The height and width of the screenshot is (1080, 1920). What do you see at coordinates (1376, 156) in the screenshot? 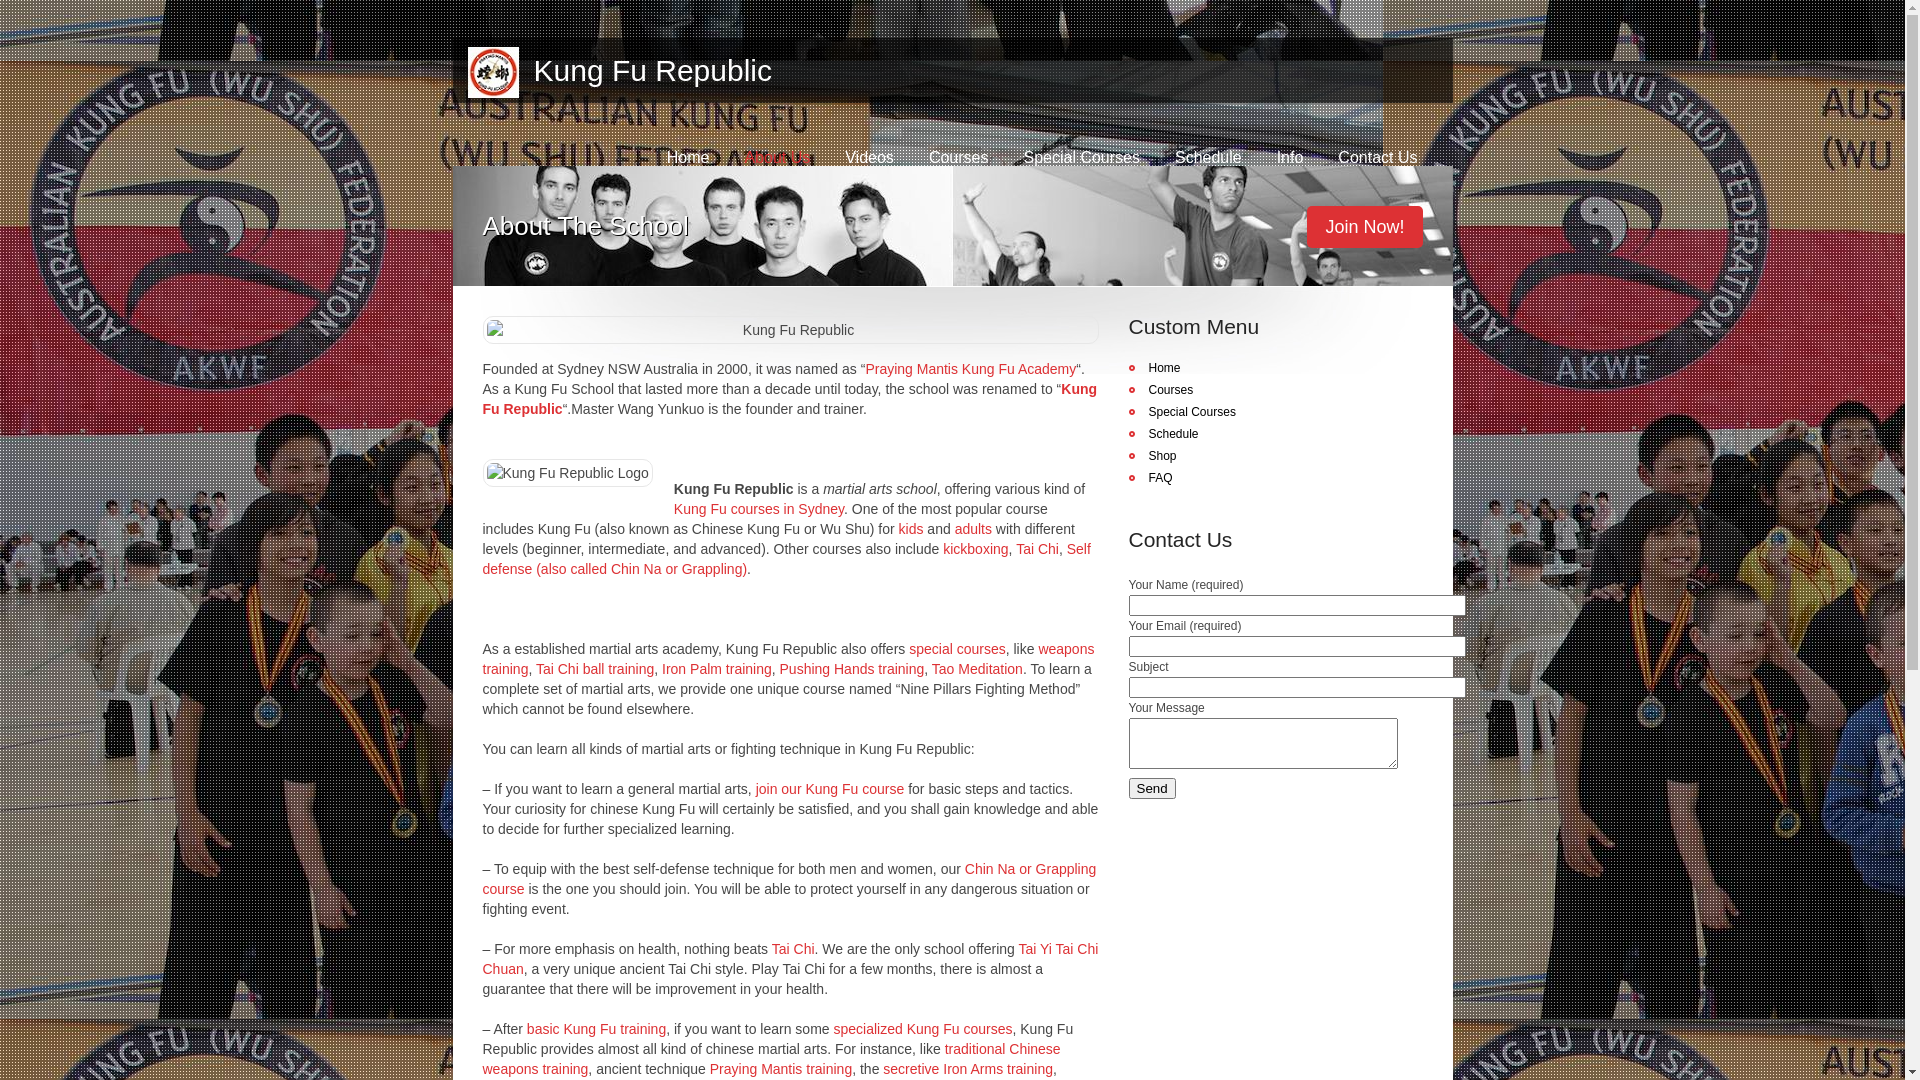
I see `'Contact Us'` at bounding box center [1376, 156].